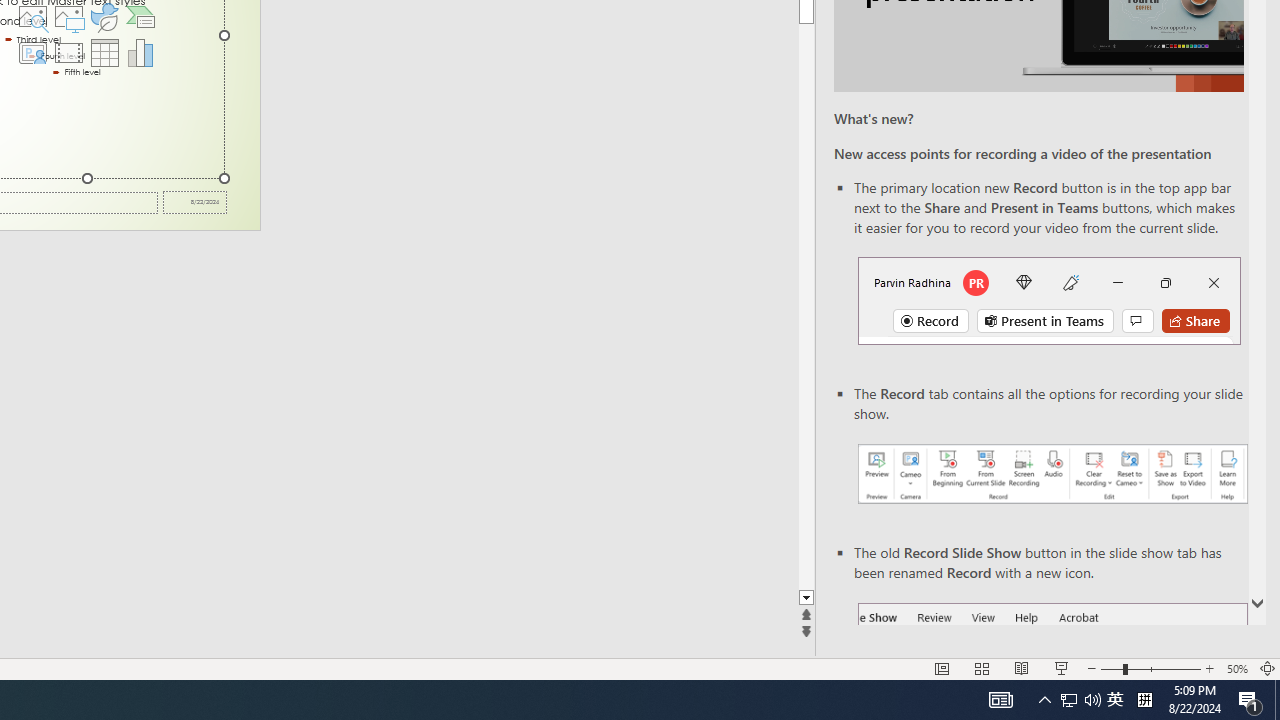 This screenshot has width=1280, height=720. What do you see at coordinates (140, 16) in the screenshot?
I see `'Insert a SmartArt Graphic'` at bounding box center [140, 16].